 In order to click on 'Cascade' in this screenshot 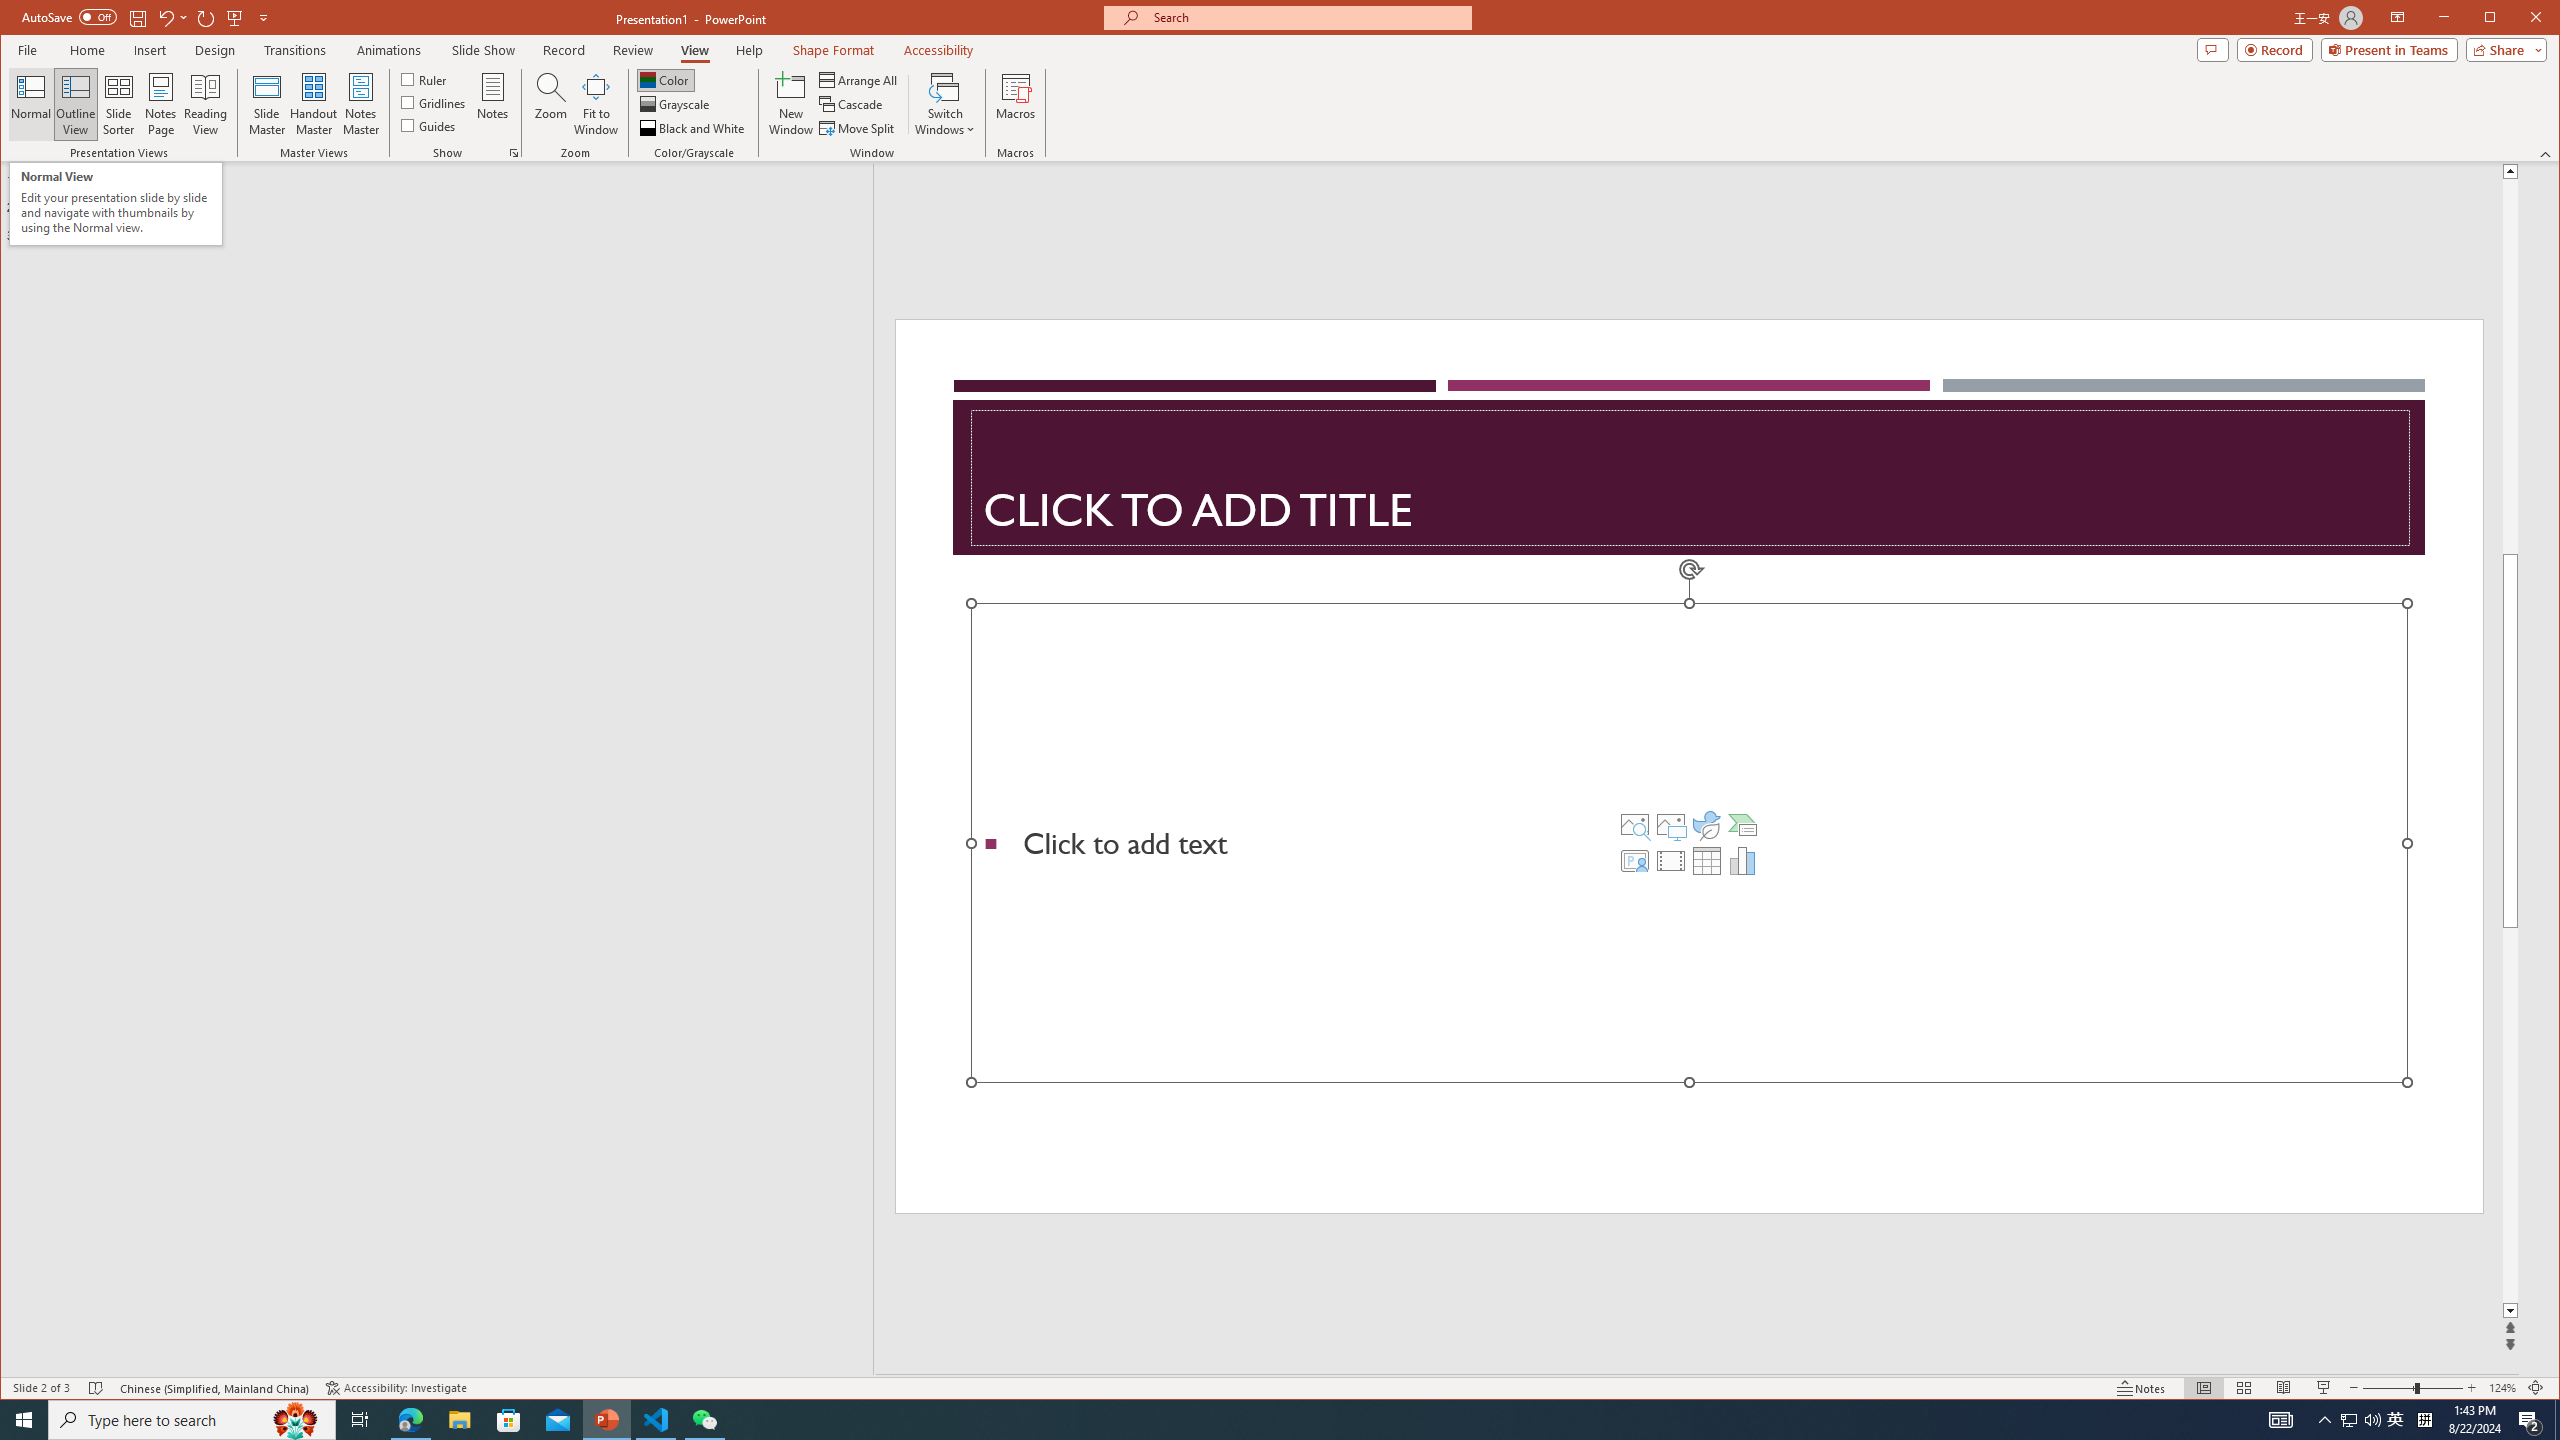, I will do `click(851, 104)`.